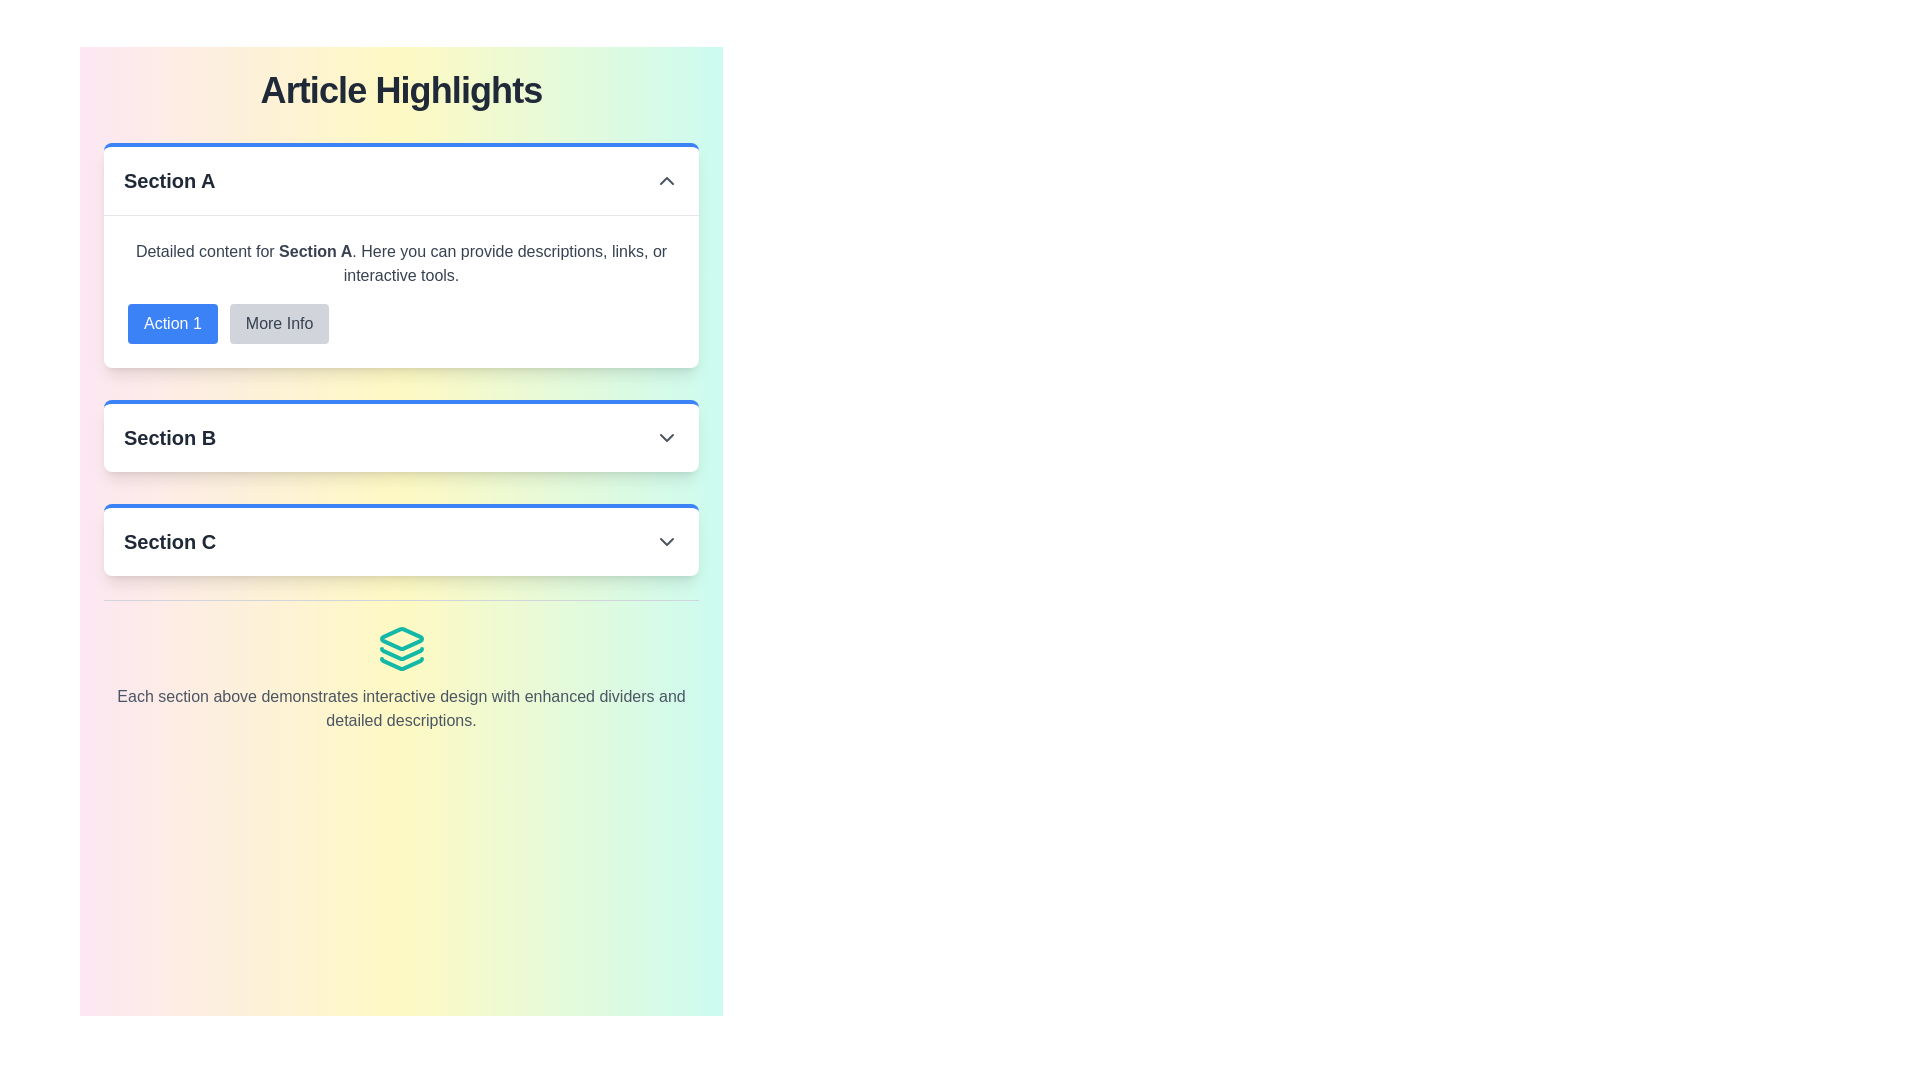 This screenshot has width=1920, height=1080. What do you see at coordinates (172, 323) in the screenshot?
I see `the button labeled 'Action 1' with a blue background and white text` at bounding box center [172, 323].